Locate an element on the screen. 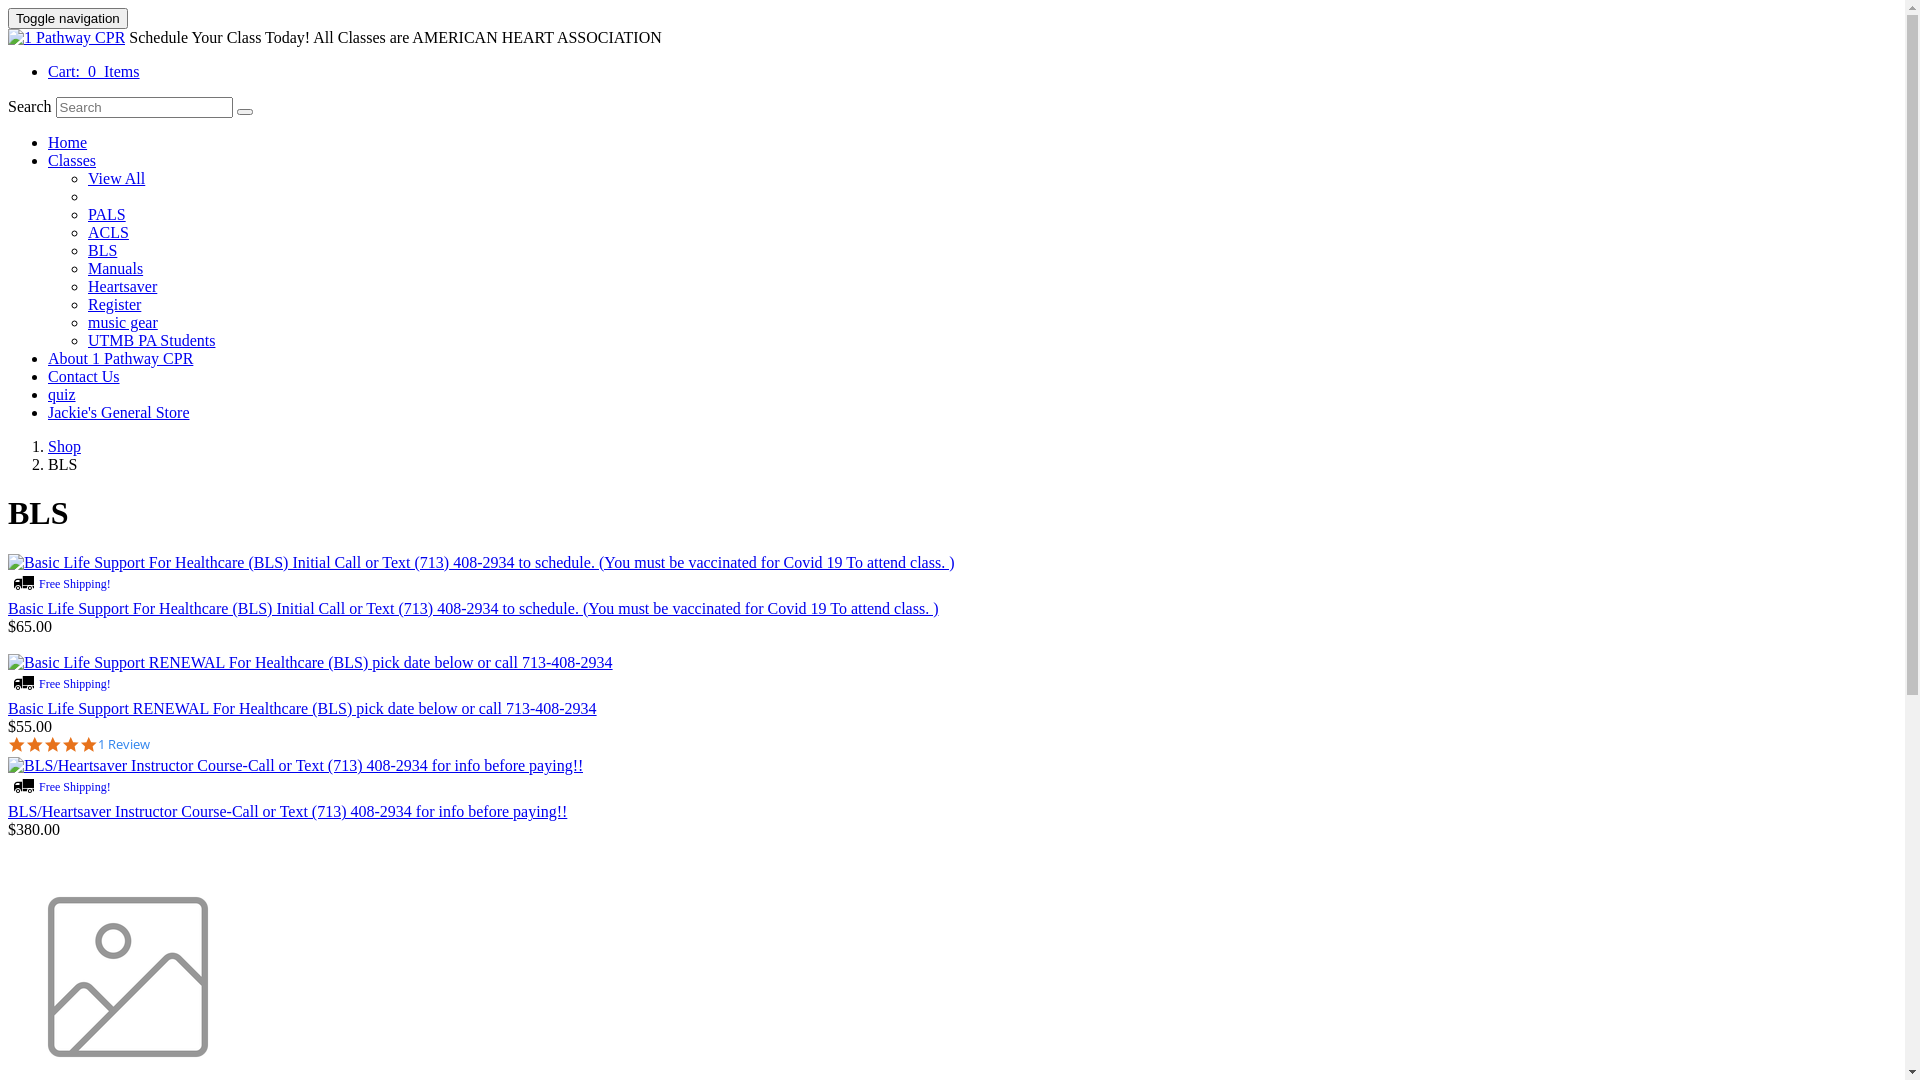  'Classes' is located at coordinates (72, 159).